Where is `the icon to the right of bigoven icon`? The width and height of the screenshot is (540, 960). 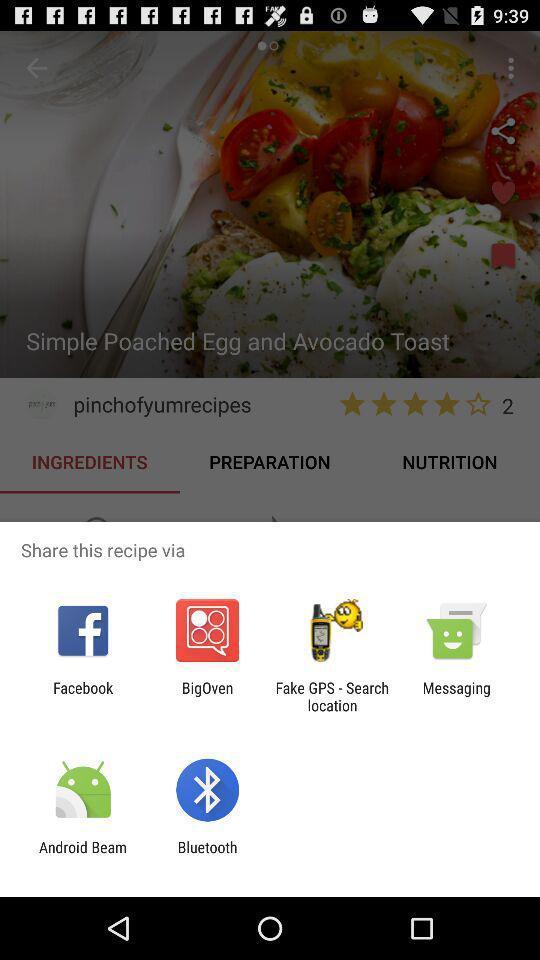
the icon to the right of bigoven icon is located at coordinates (332, 696).